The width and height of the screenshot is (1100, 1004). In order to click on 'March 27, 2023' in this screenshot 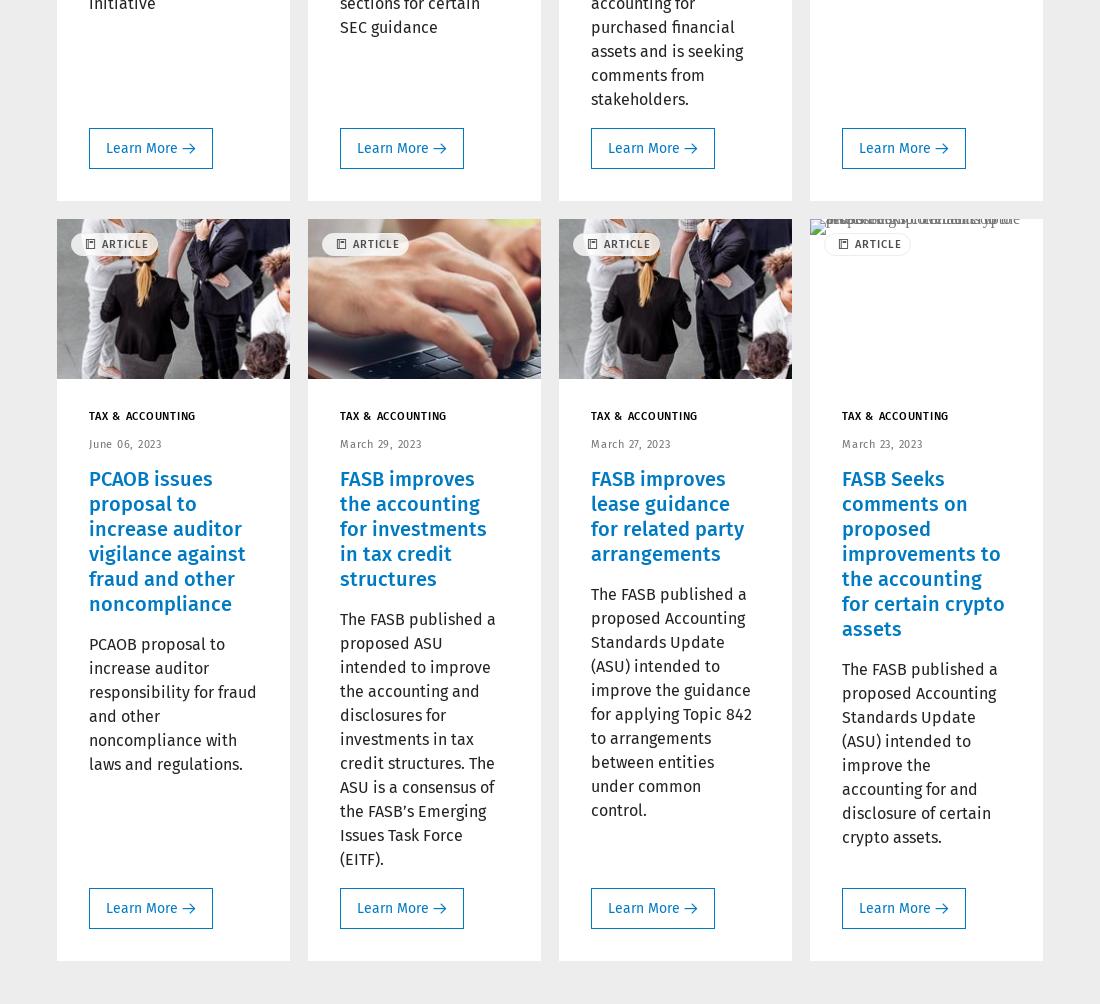, I will do `click(630, 442)`.